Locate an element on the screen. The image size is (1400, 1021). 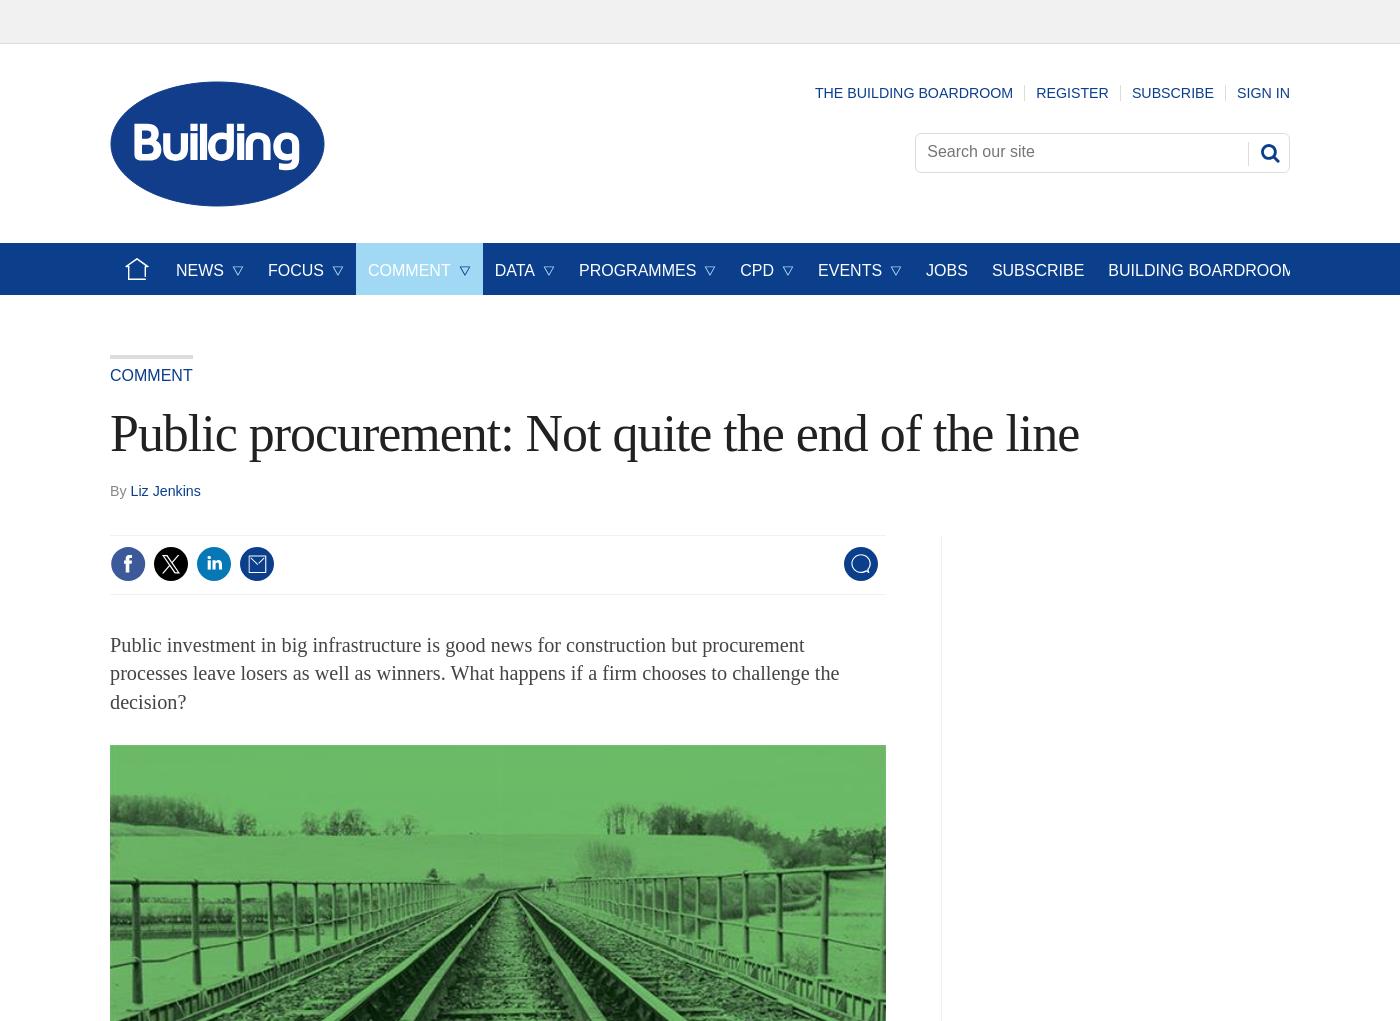
'Liz Jenkins' is located at coordinates (130, 488).